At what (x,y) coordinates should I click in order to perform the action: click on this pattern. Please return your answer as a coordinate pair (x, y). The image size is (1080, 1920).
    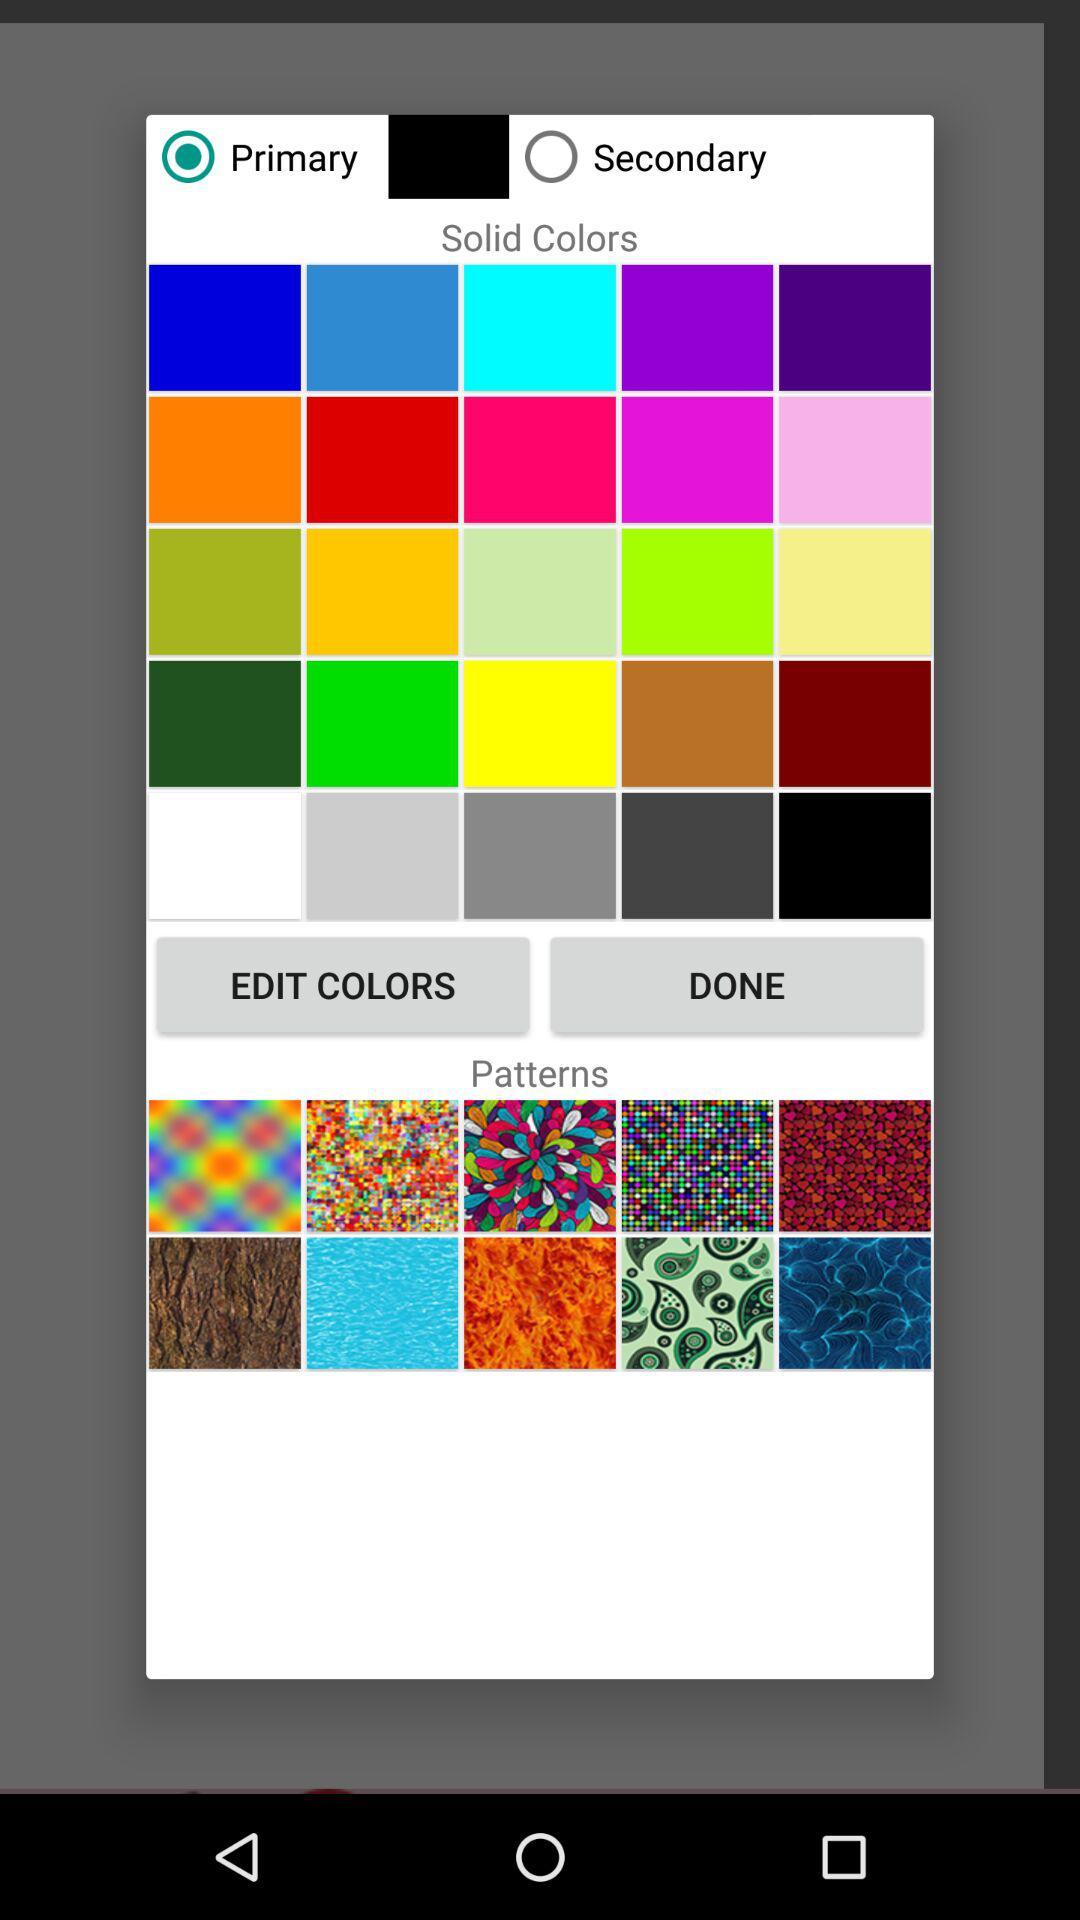
    Looking at the image, I should click on (696, 1303).